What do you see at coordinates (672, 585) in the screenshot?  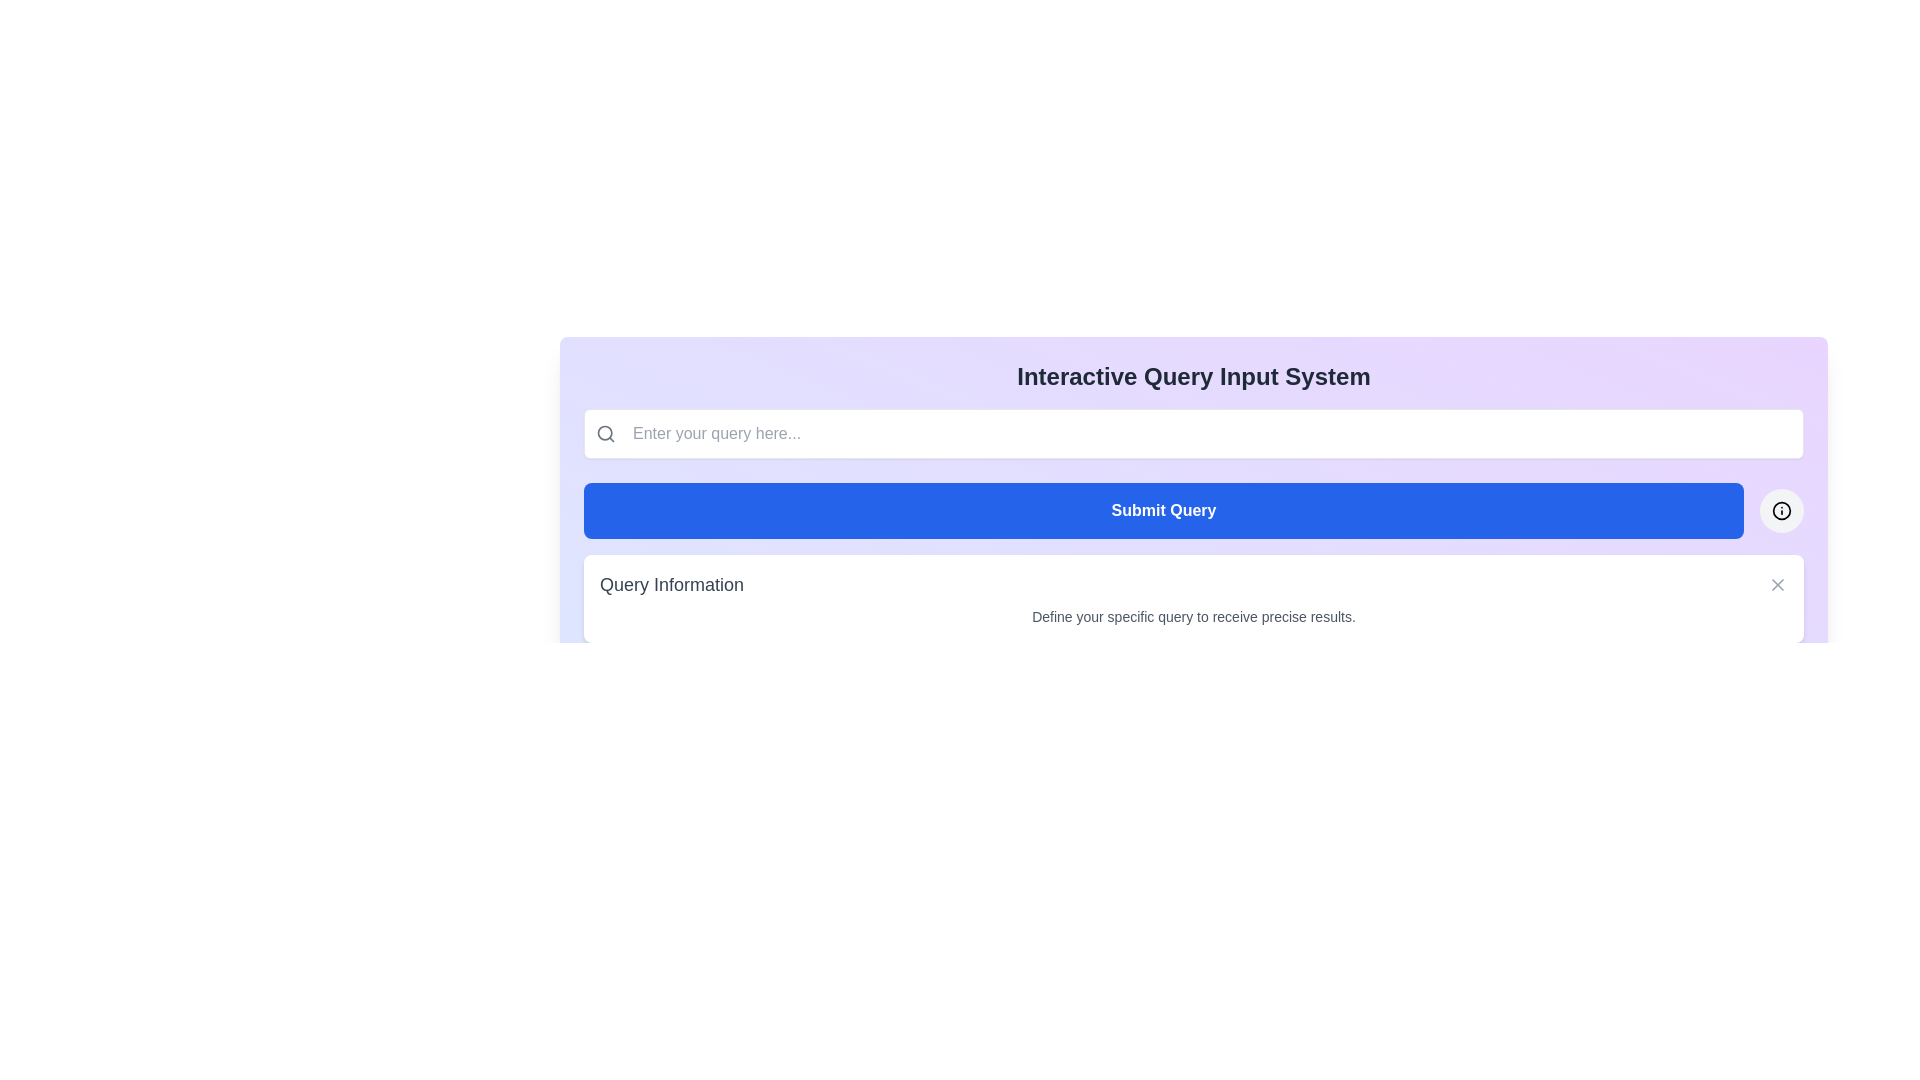 I see `the text label displaying 'Query Information', which is bold and gray, located below the 'Submit Query' button` at bounding box center [672, 585].